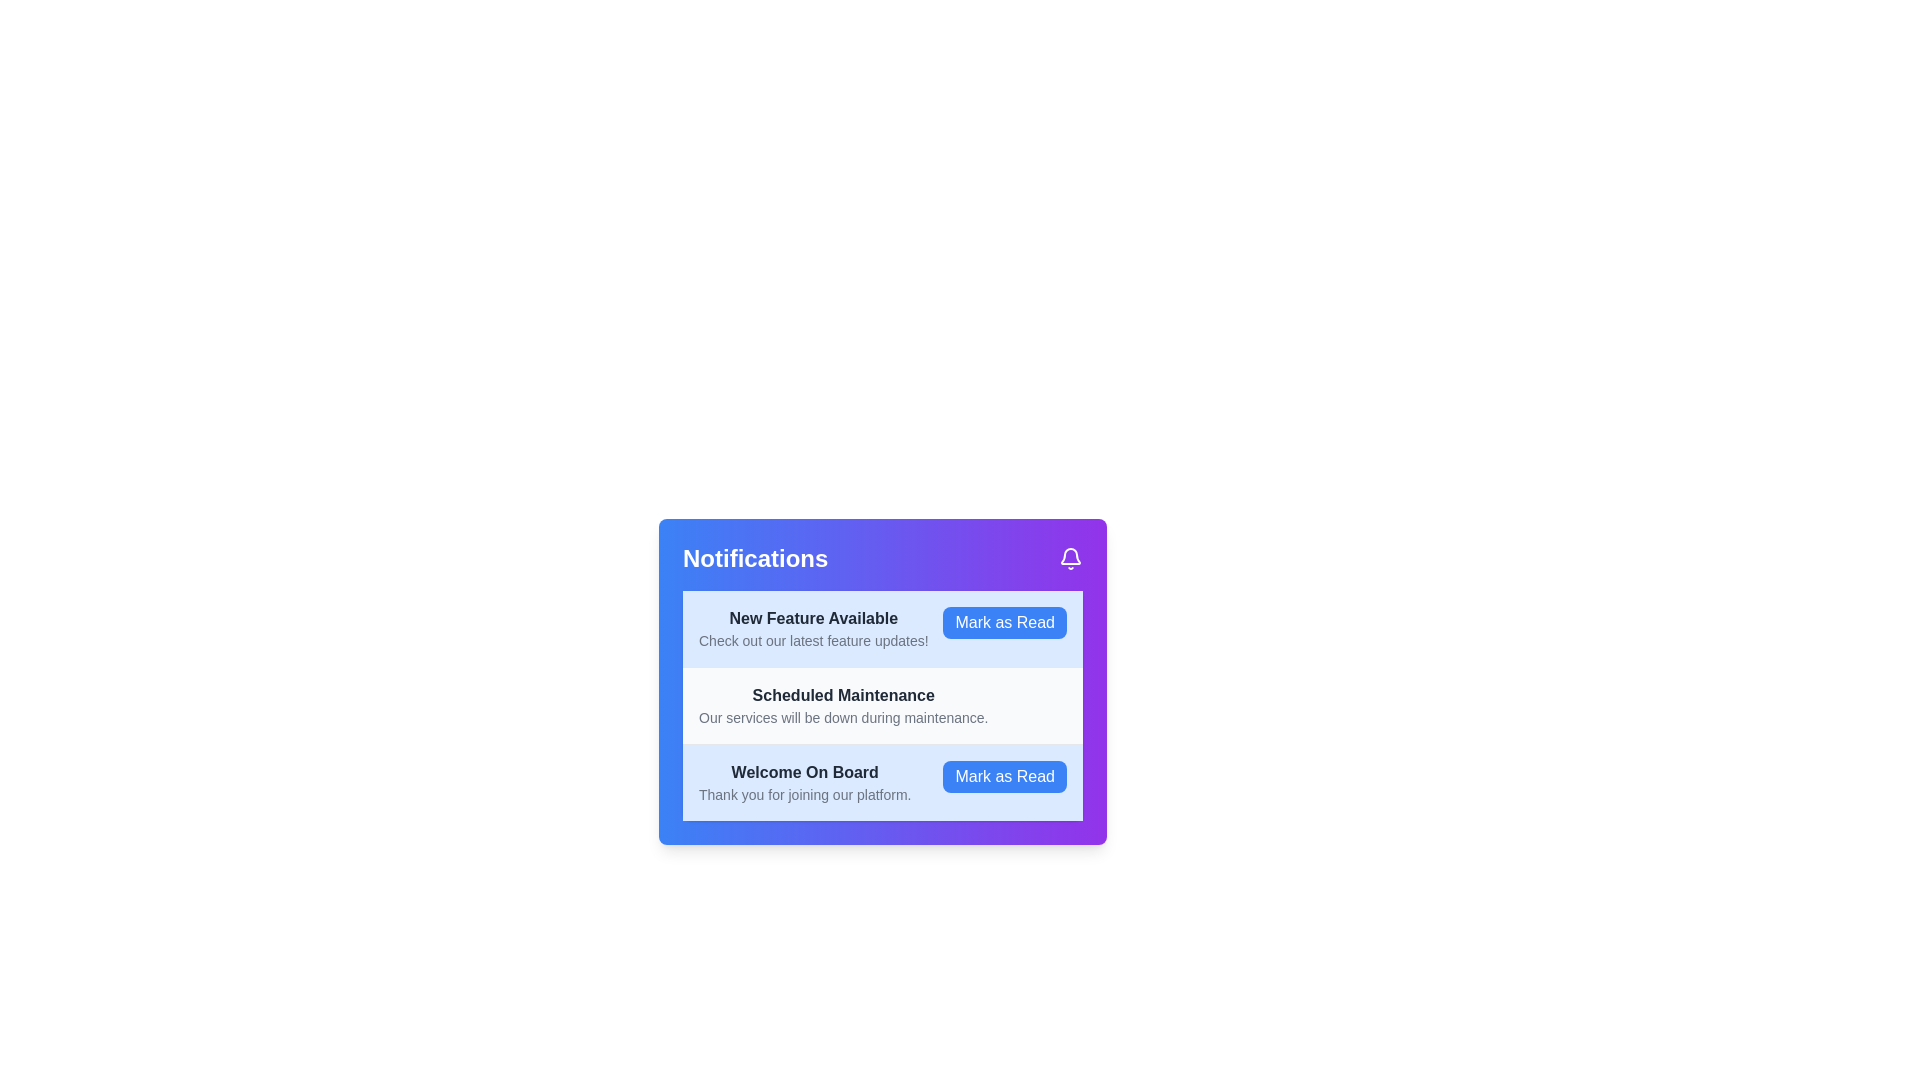  I want to click on the button in the top-right corner of the 'New Feature Available' notification card to modify its appearance and indicate interactivity, so click(1005, 622).